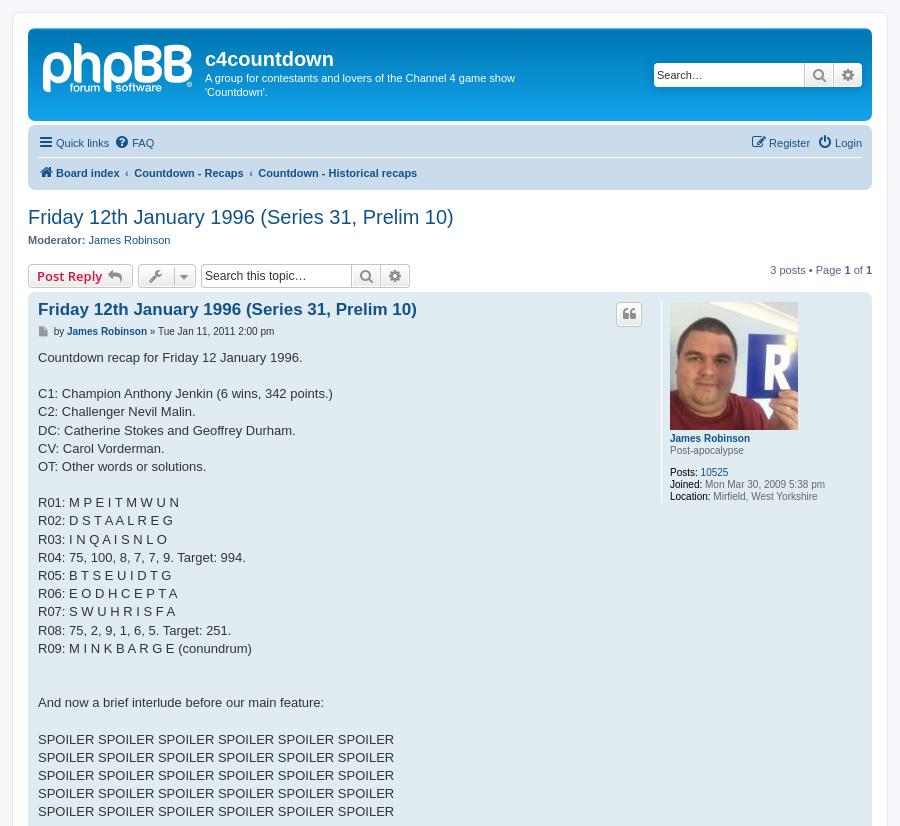 Image resolution: width=900 pixels, height=826 pixels. I want to click on 'Moderator:', so click(26, 240).